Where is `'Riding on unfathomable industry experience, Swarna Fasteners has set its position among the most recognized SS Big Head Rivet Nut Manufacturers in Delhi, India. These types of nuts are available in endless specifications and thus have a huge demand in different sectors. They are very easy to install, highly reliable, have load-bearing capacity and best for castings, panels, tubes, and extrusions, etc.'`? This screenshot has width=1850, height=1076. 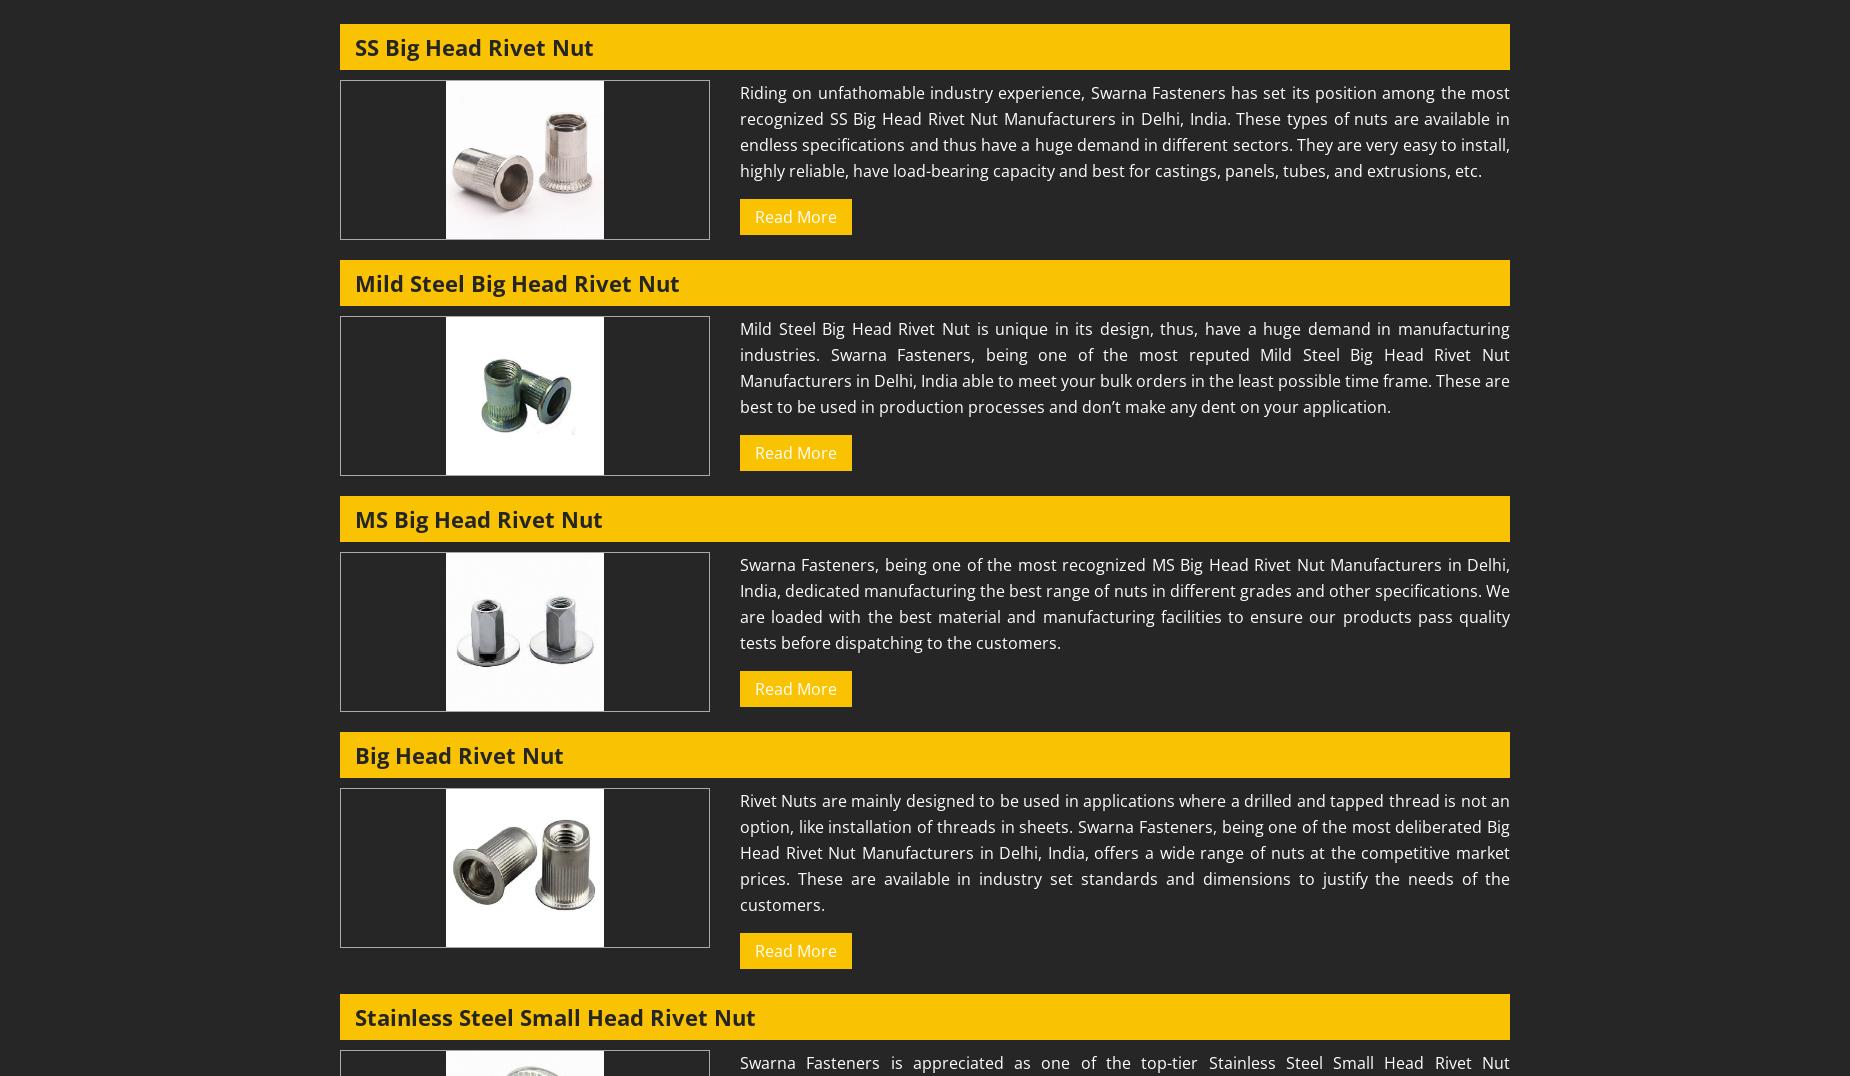
'Riding on unfathomable industry experience, Swarna Fasteners has set its position among the most recognized SS Big Head Rivet Nut Manufacturers in Delhi, India. These types of nuts are available in endless specifications and thus have a huge demand in different sectors. They are very easy to install, highly reliable, have load-bearing capacity and best for castings, panels, tubes, and extrusions, etc.' is located at coordinates (1123, 131).